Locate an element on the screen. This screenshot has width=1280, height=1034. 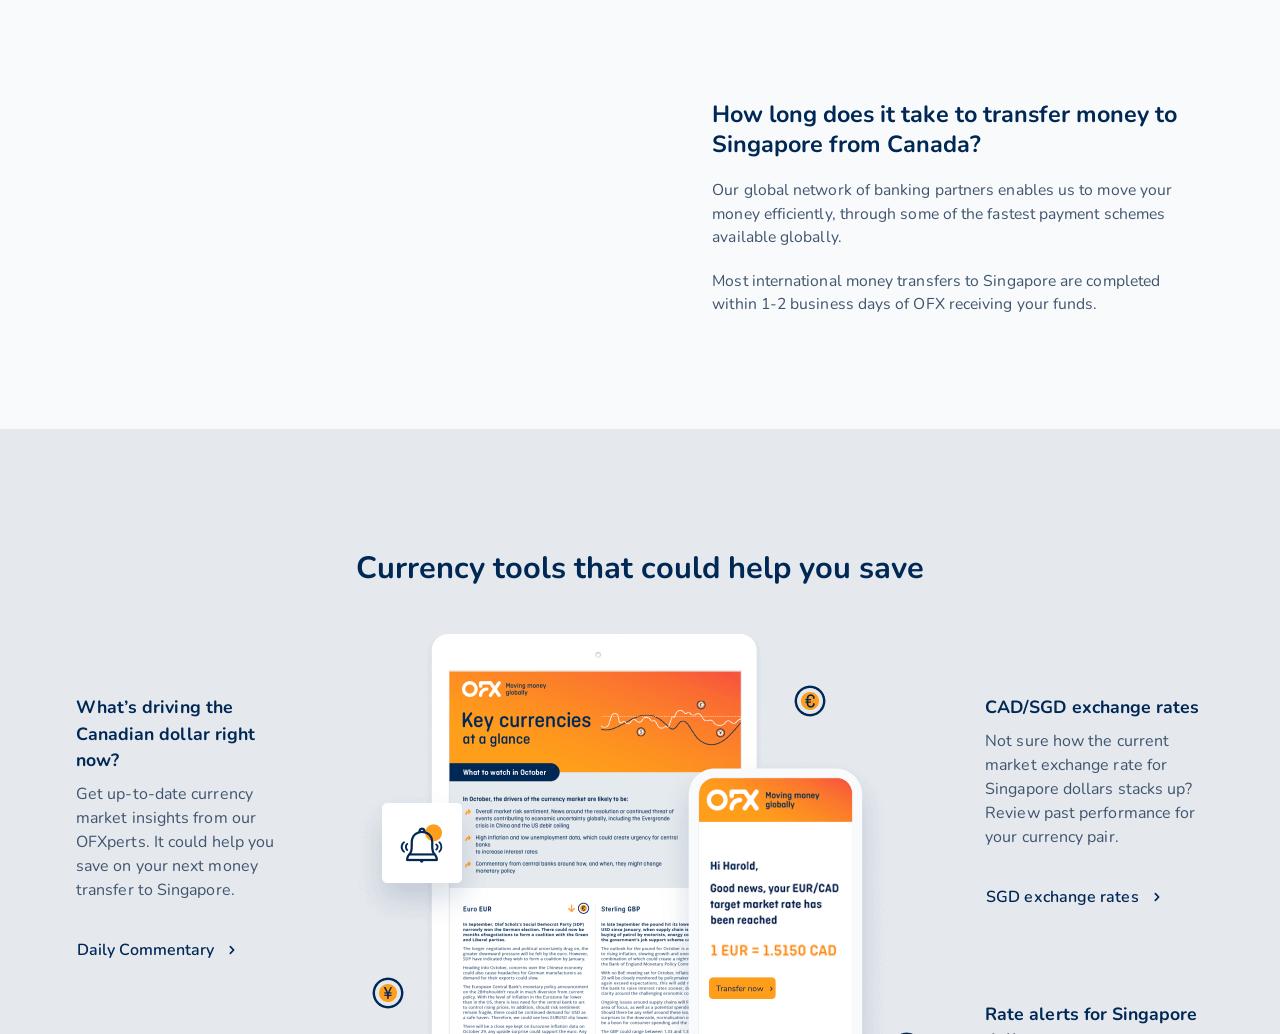
'Quick links' is located at coordinates (76, 14).